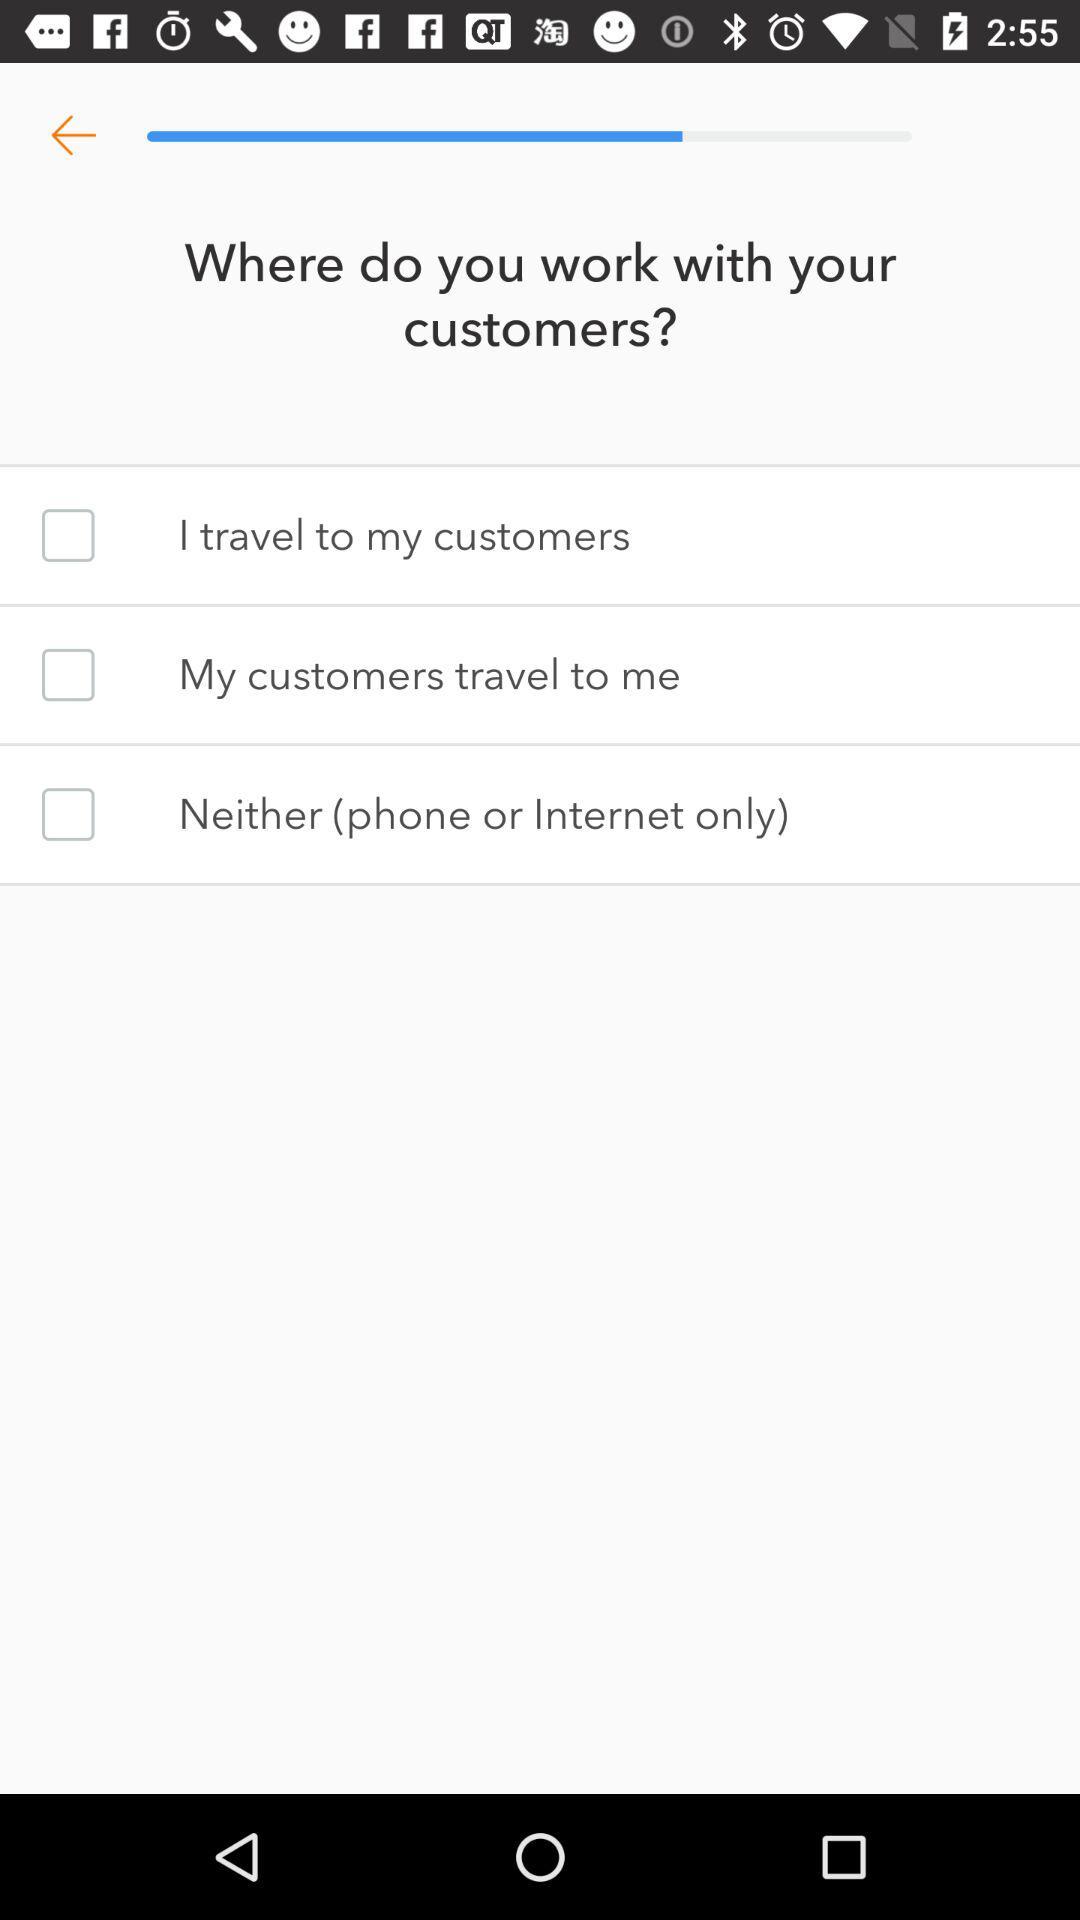  I want to click on selection button, so click(67, 675).